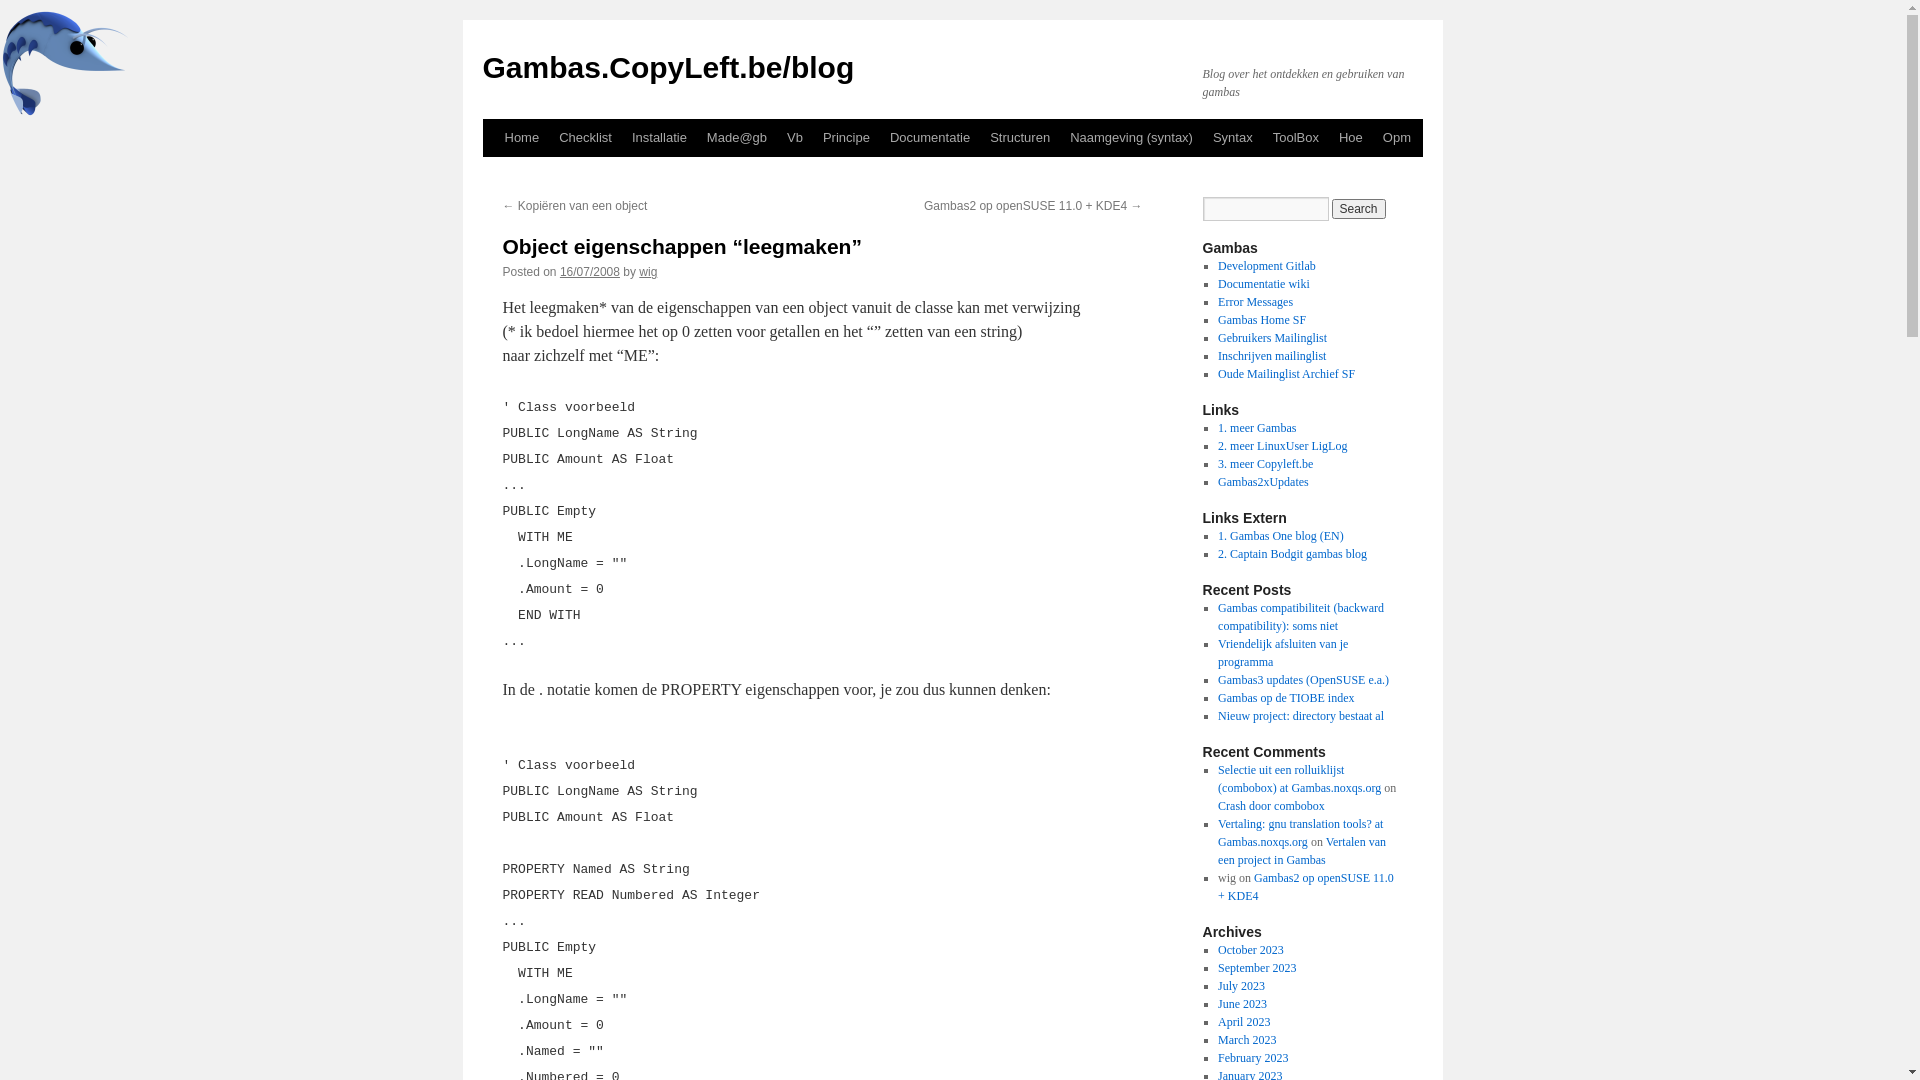 The width and height of the screenshot is (1920, 1080). I want to click on 'Inschrijven mailinglist', so click(1217, 354).